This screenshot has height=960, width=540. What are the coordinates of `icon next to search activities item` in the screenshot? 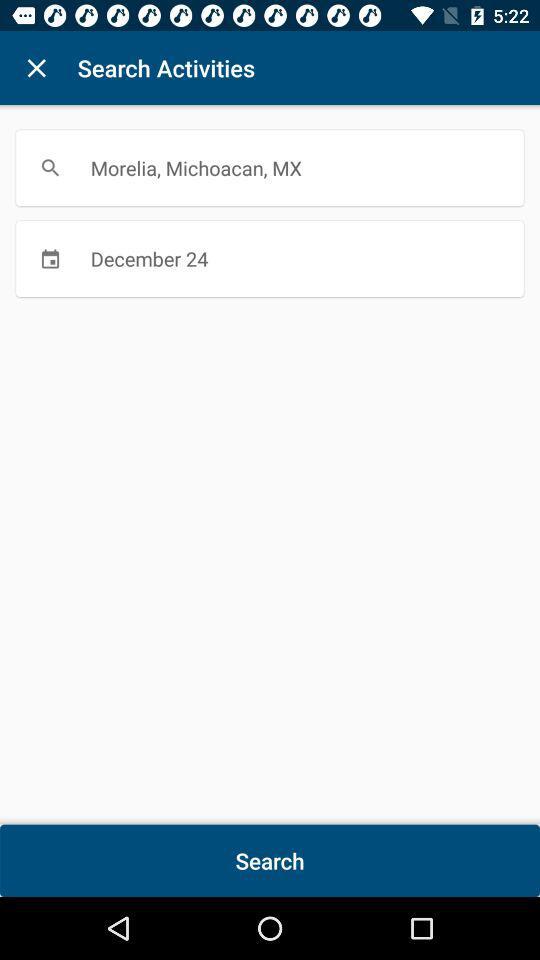 It's located at (36, 68).